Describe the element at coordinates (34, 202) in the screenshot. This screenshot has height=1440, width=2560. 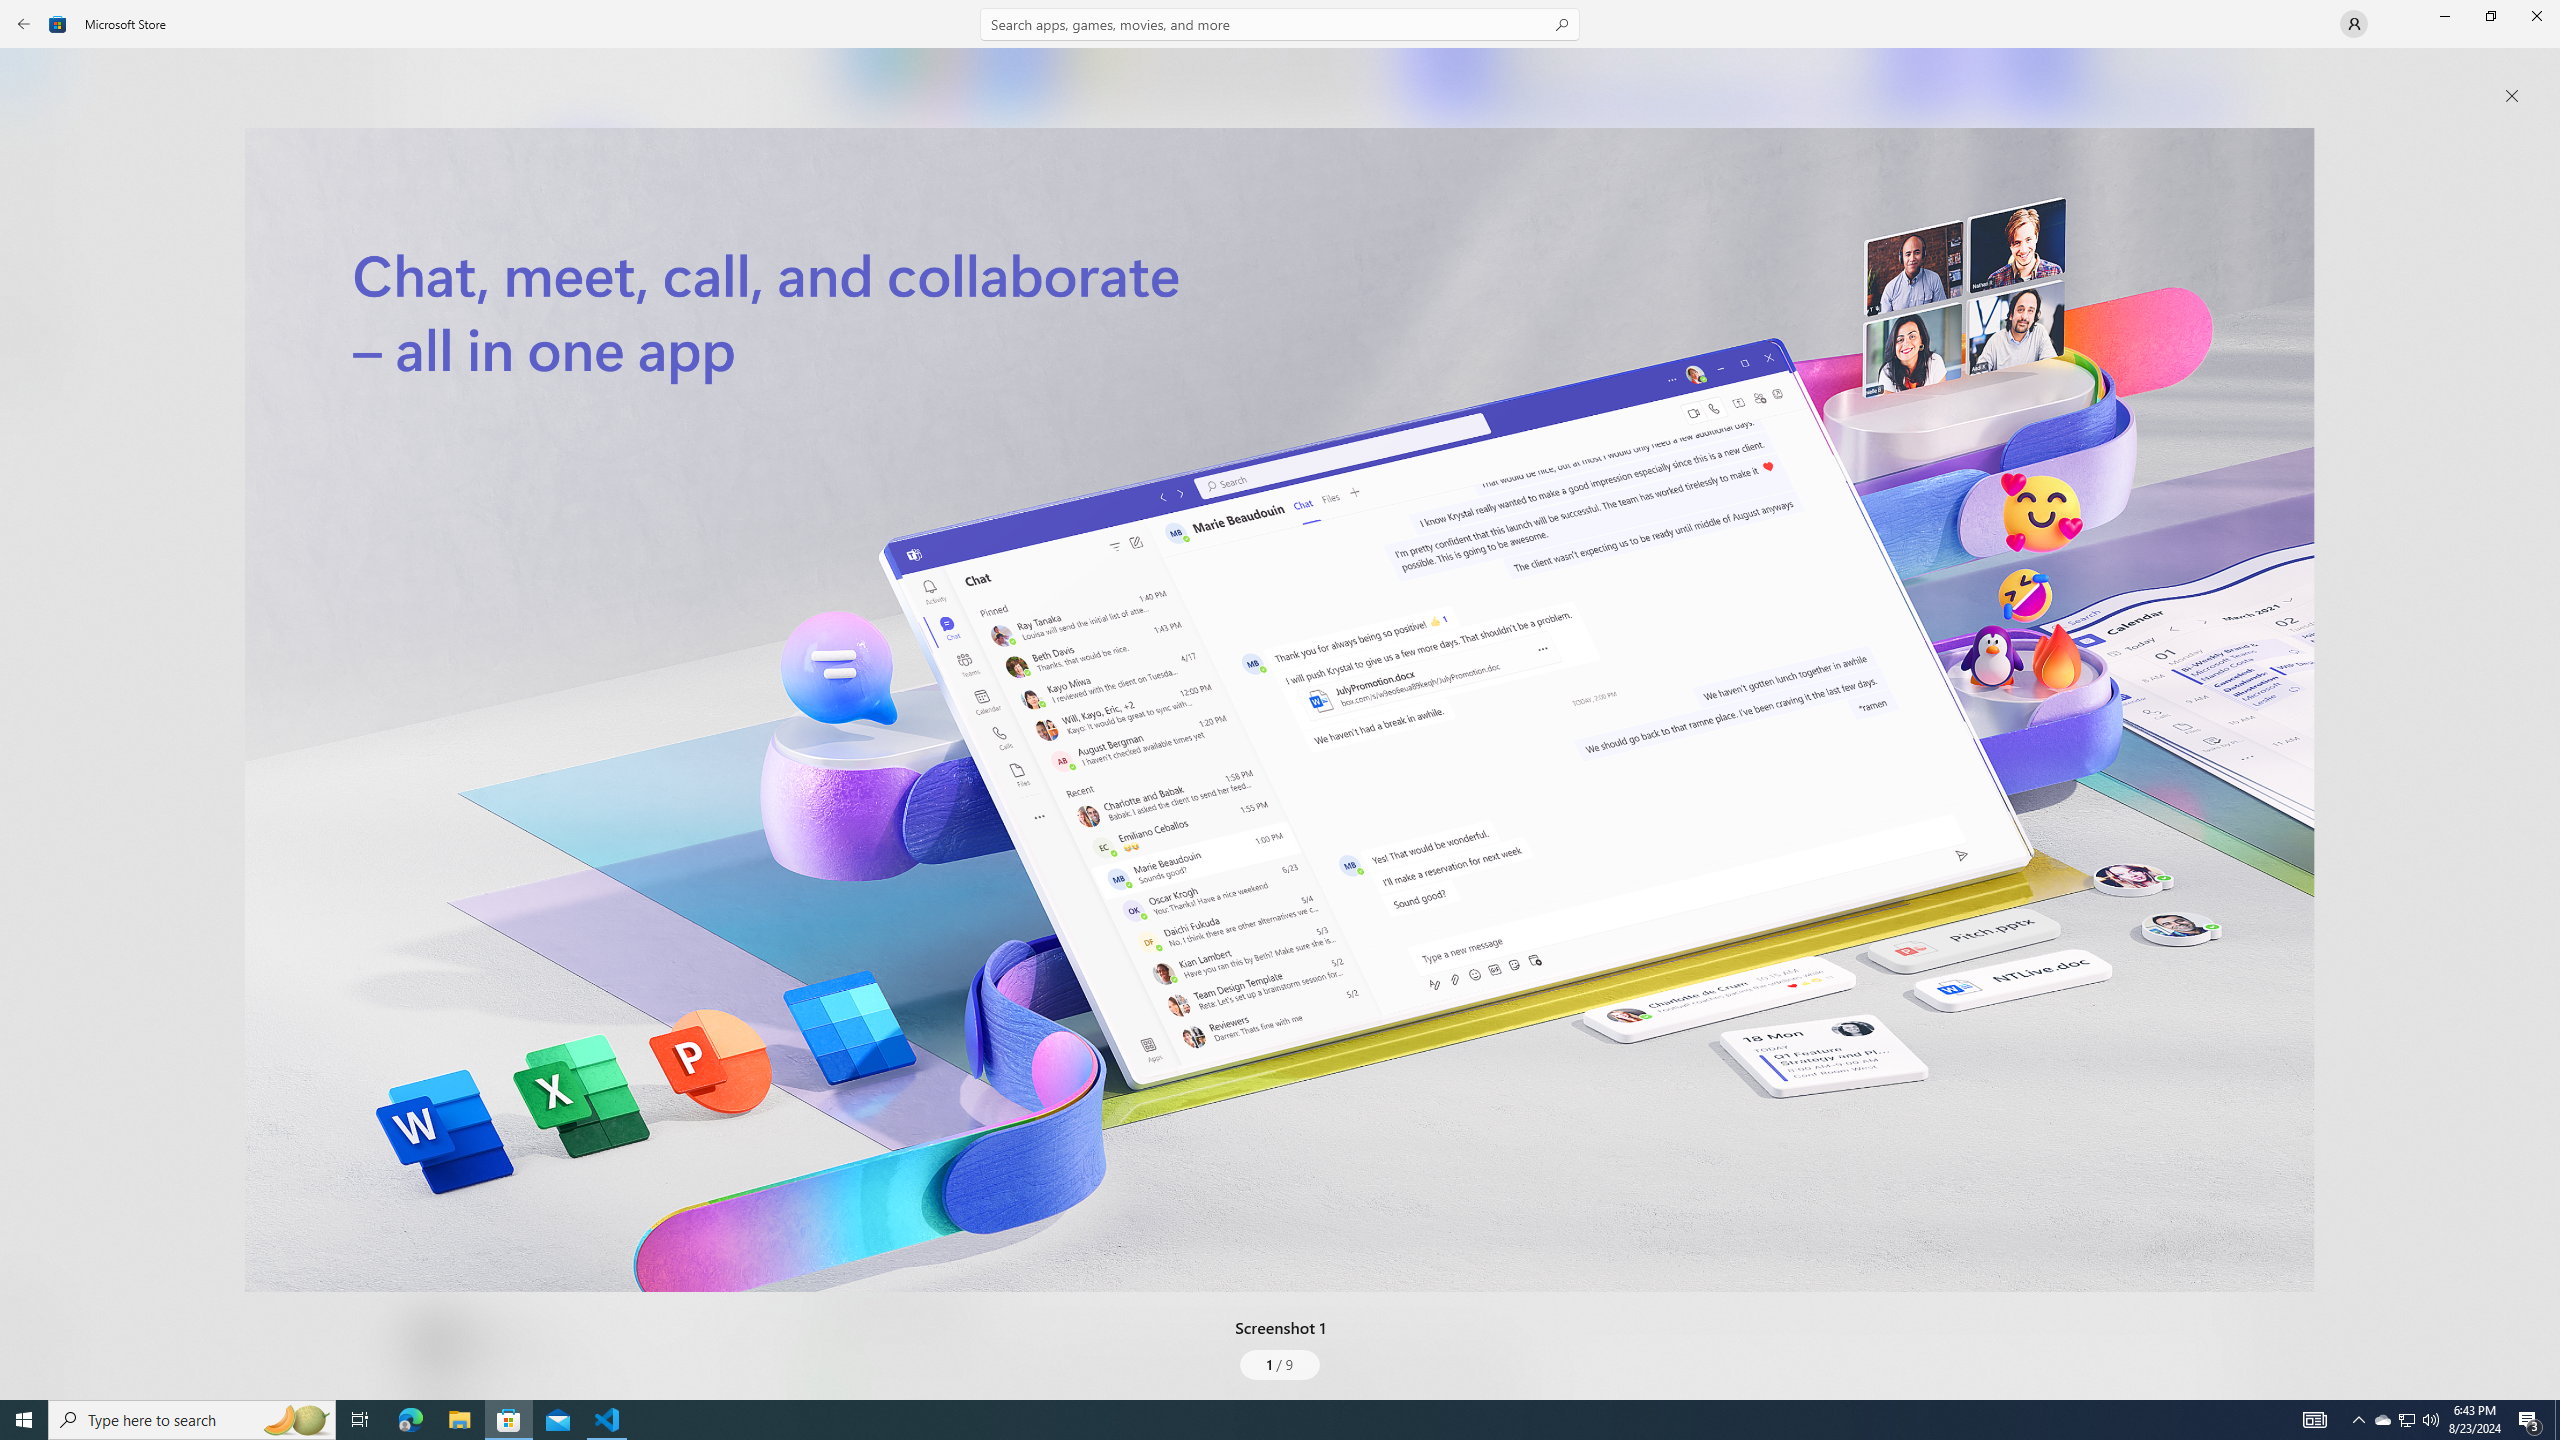
I see `'Gaming'` at that location.